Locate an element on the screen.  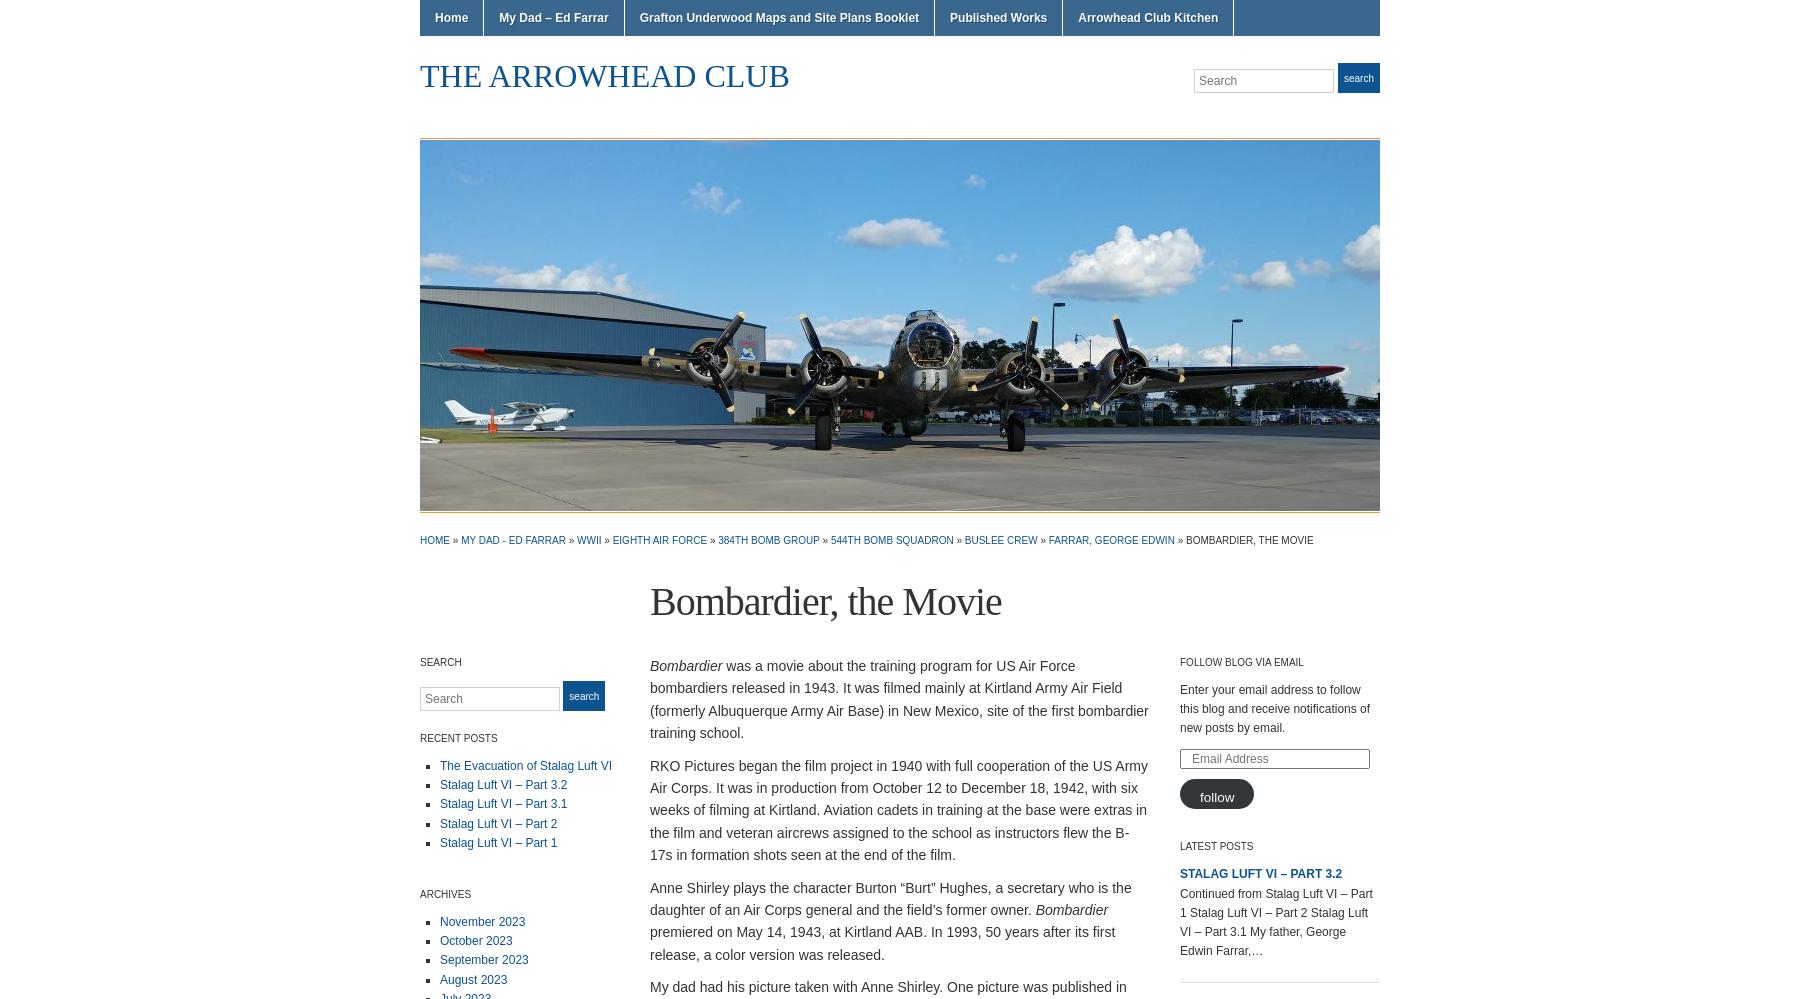
'Recent Posts' is located at coordinates (457, 737).